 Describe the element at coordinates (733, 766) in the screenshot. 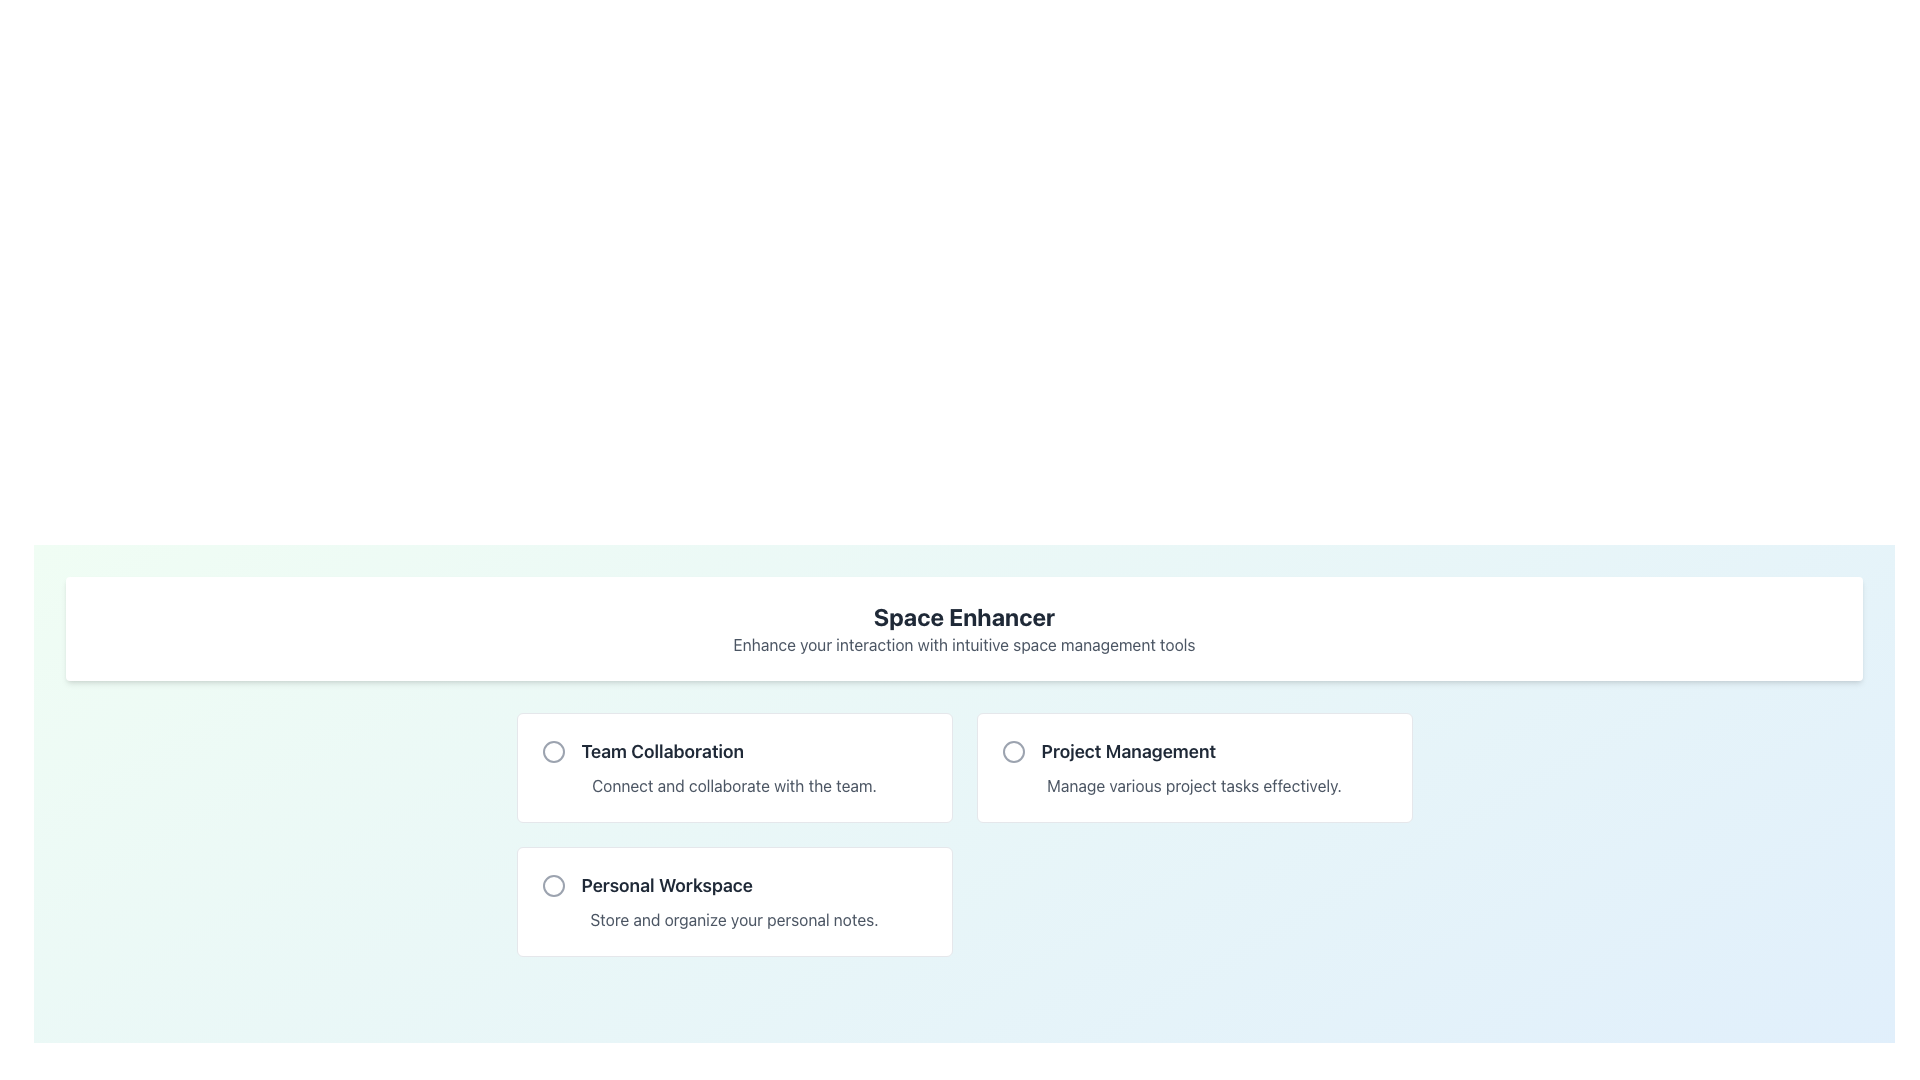

I see `first selectable card option in the grid of three cards, which represents a feature related to team collaboration` at that location.